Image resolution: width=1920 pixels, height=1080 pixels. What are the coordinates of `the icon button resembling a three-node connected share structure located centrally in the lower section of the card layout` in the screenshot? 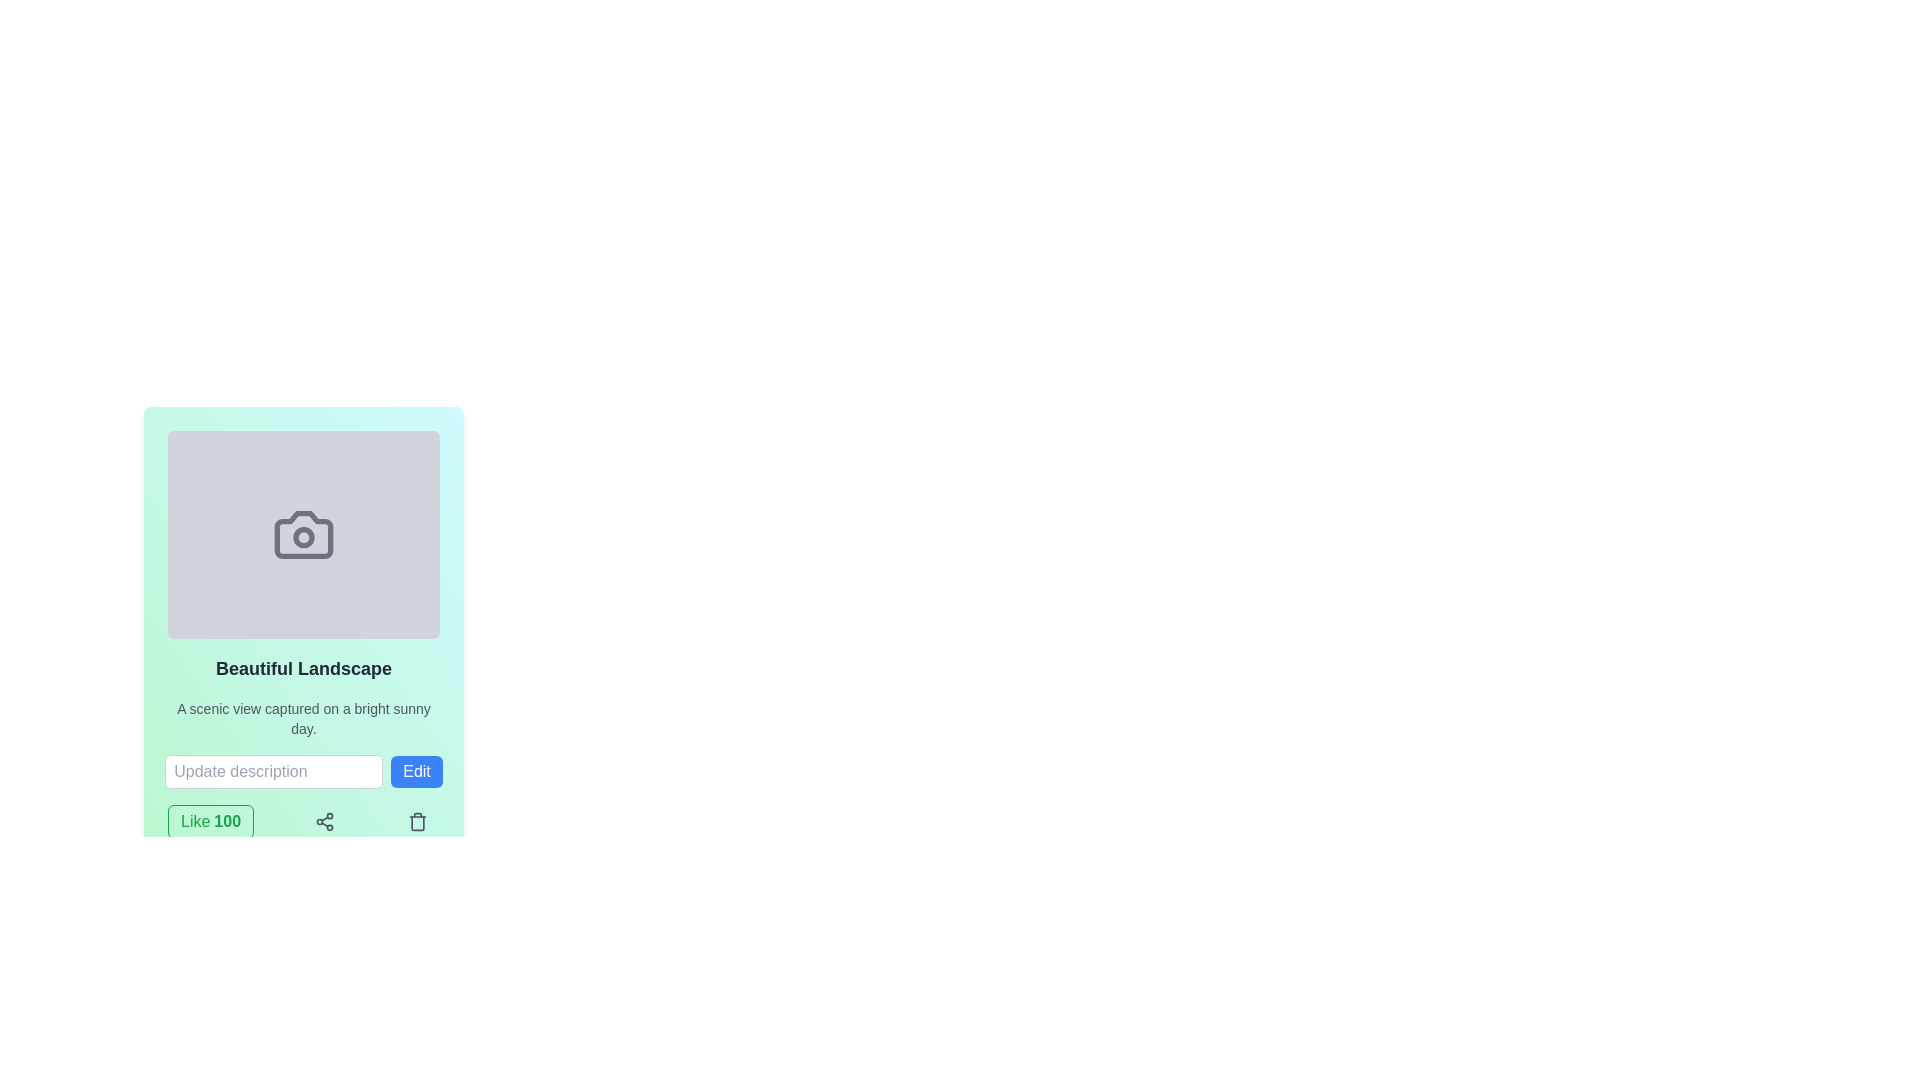 It's located at (325, 821).